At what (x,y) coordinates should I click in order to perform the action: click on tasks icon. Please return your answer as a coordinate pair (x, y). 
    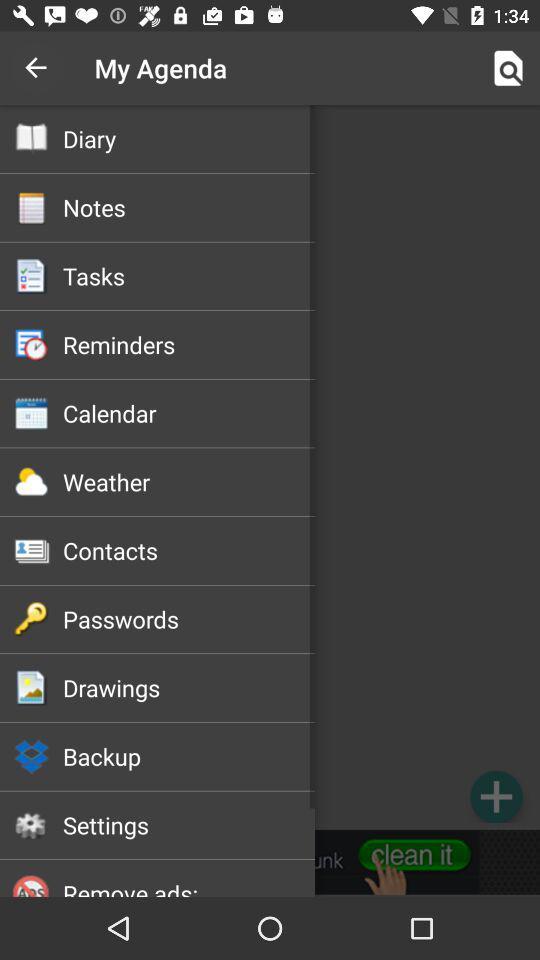
    Looking at the image, I should click on (189, 275).